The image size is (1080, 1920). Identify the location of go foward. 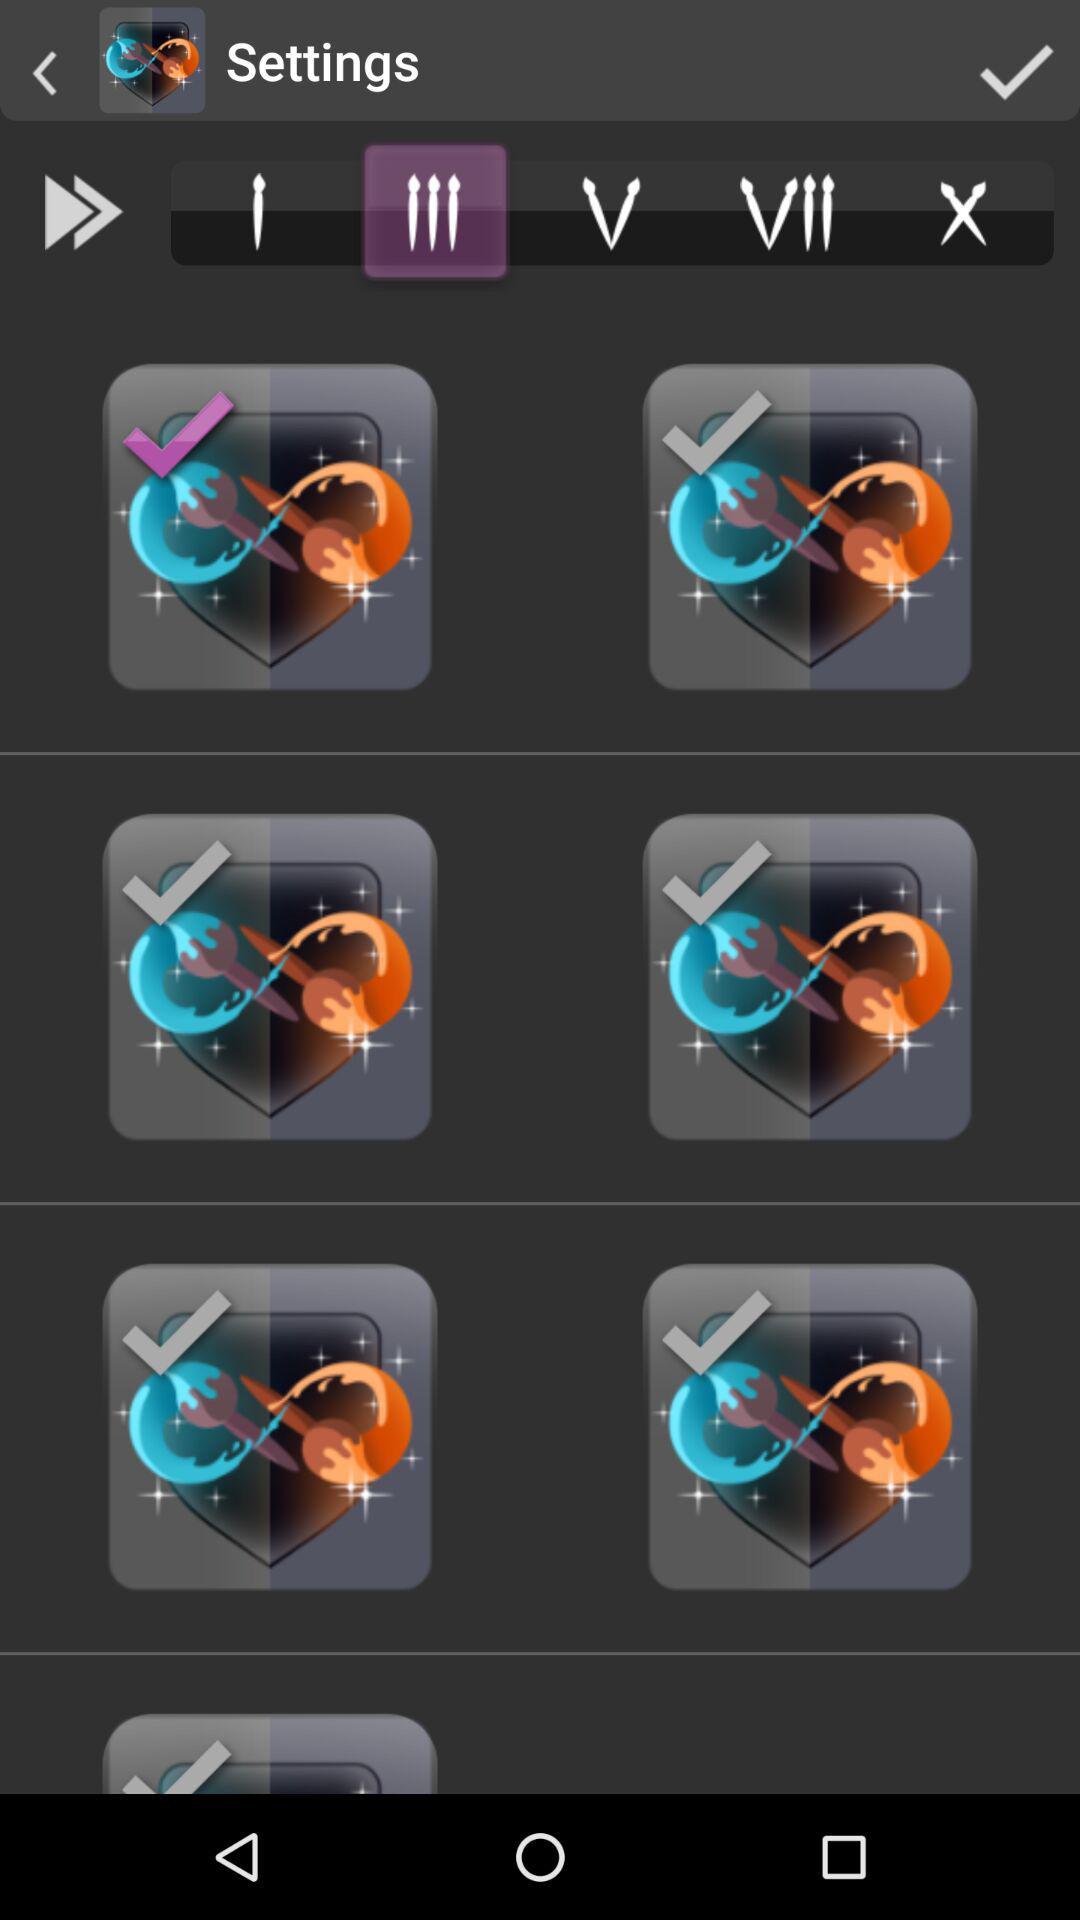
(83, 212).